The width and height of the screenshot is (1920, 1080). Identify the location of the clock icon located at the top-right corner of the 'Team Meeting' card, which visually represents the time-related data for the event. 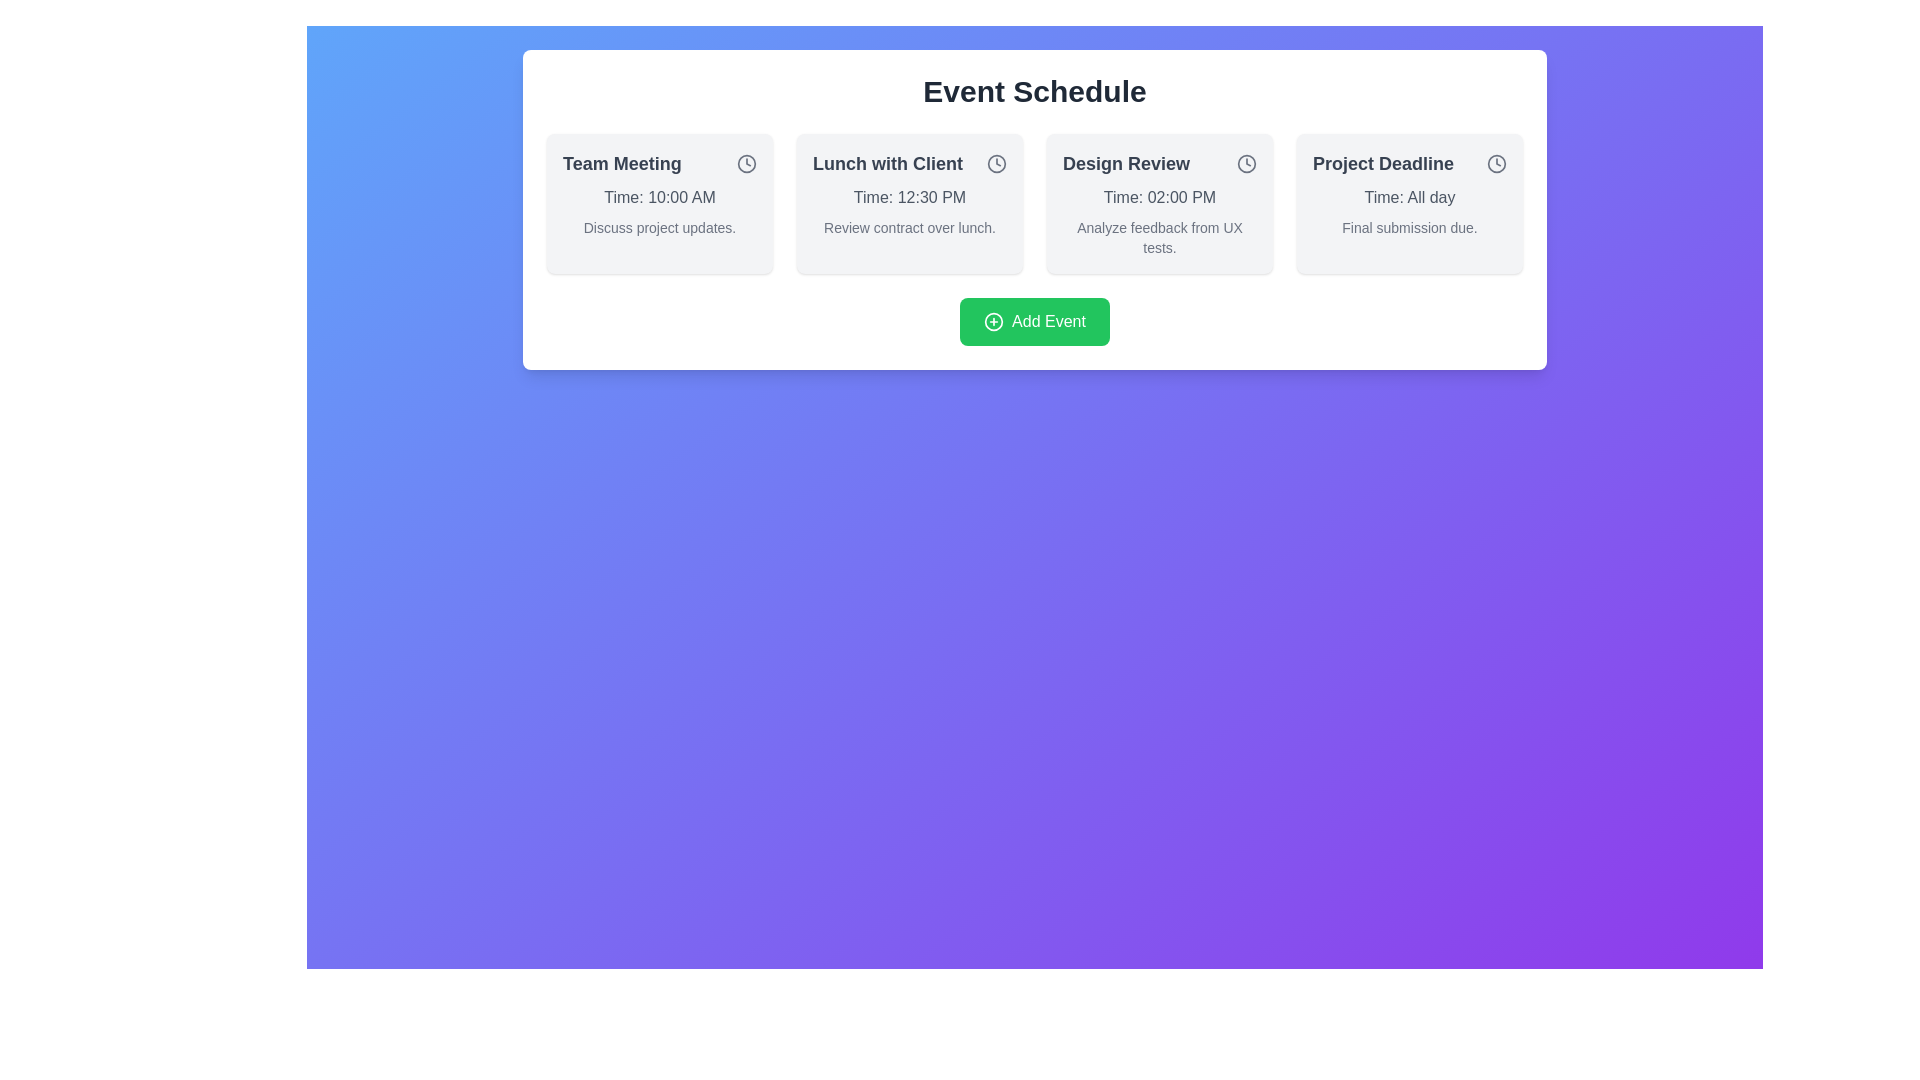
(746, 163).